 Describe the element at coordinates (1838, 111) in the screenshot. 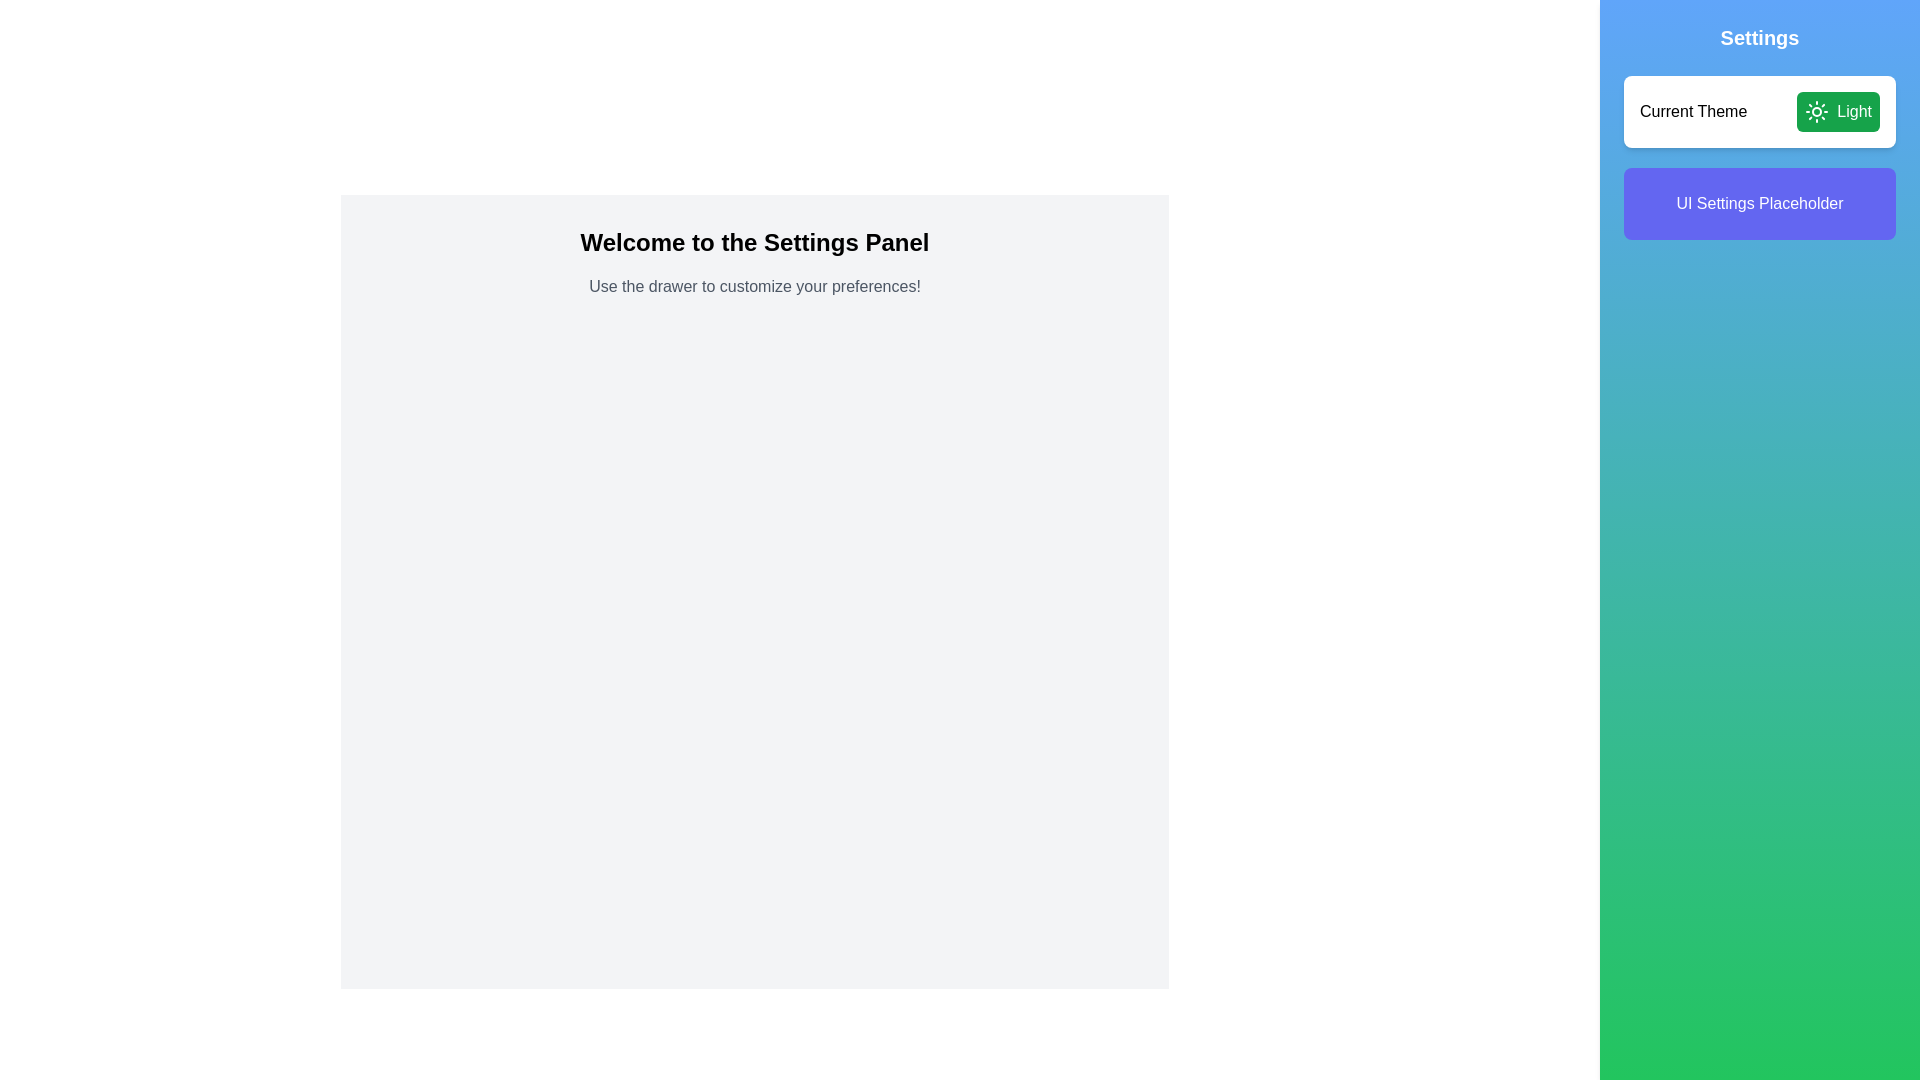

I see `the 'Light' button to toggle the theme` at that location.